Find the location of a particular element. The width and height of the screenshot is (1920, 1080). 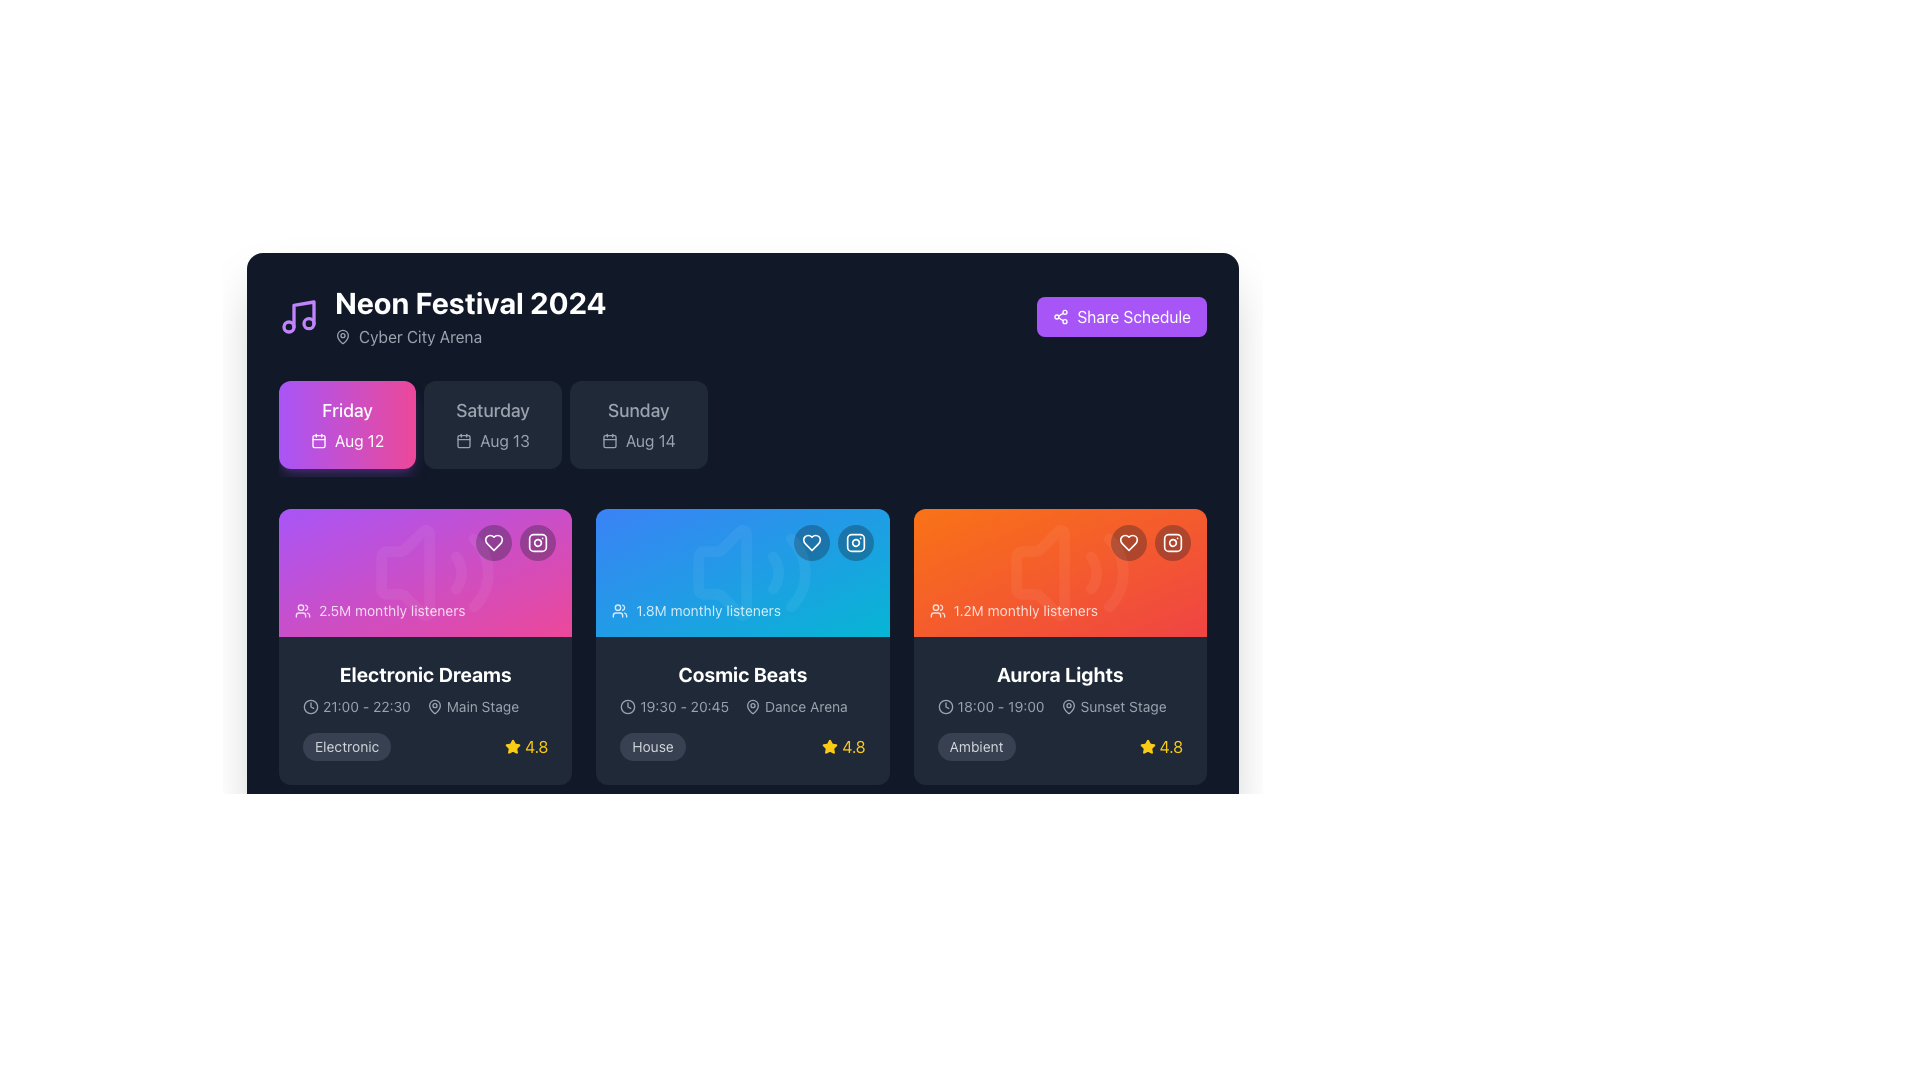

the static badge located below the 'Electronic Dreams' card in the events grid, which displays a star rating of '4.8' is located at coordinates (347, 747).